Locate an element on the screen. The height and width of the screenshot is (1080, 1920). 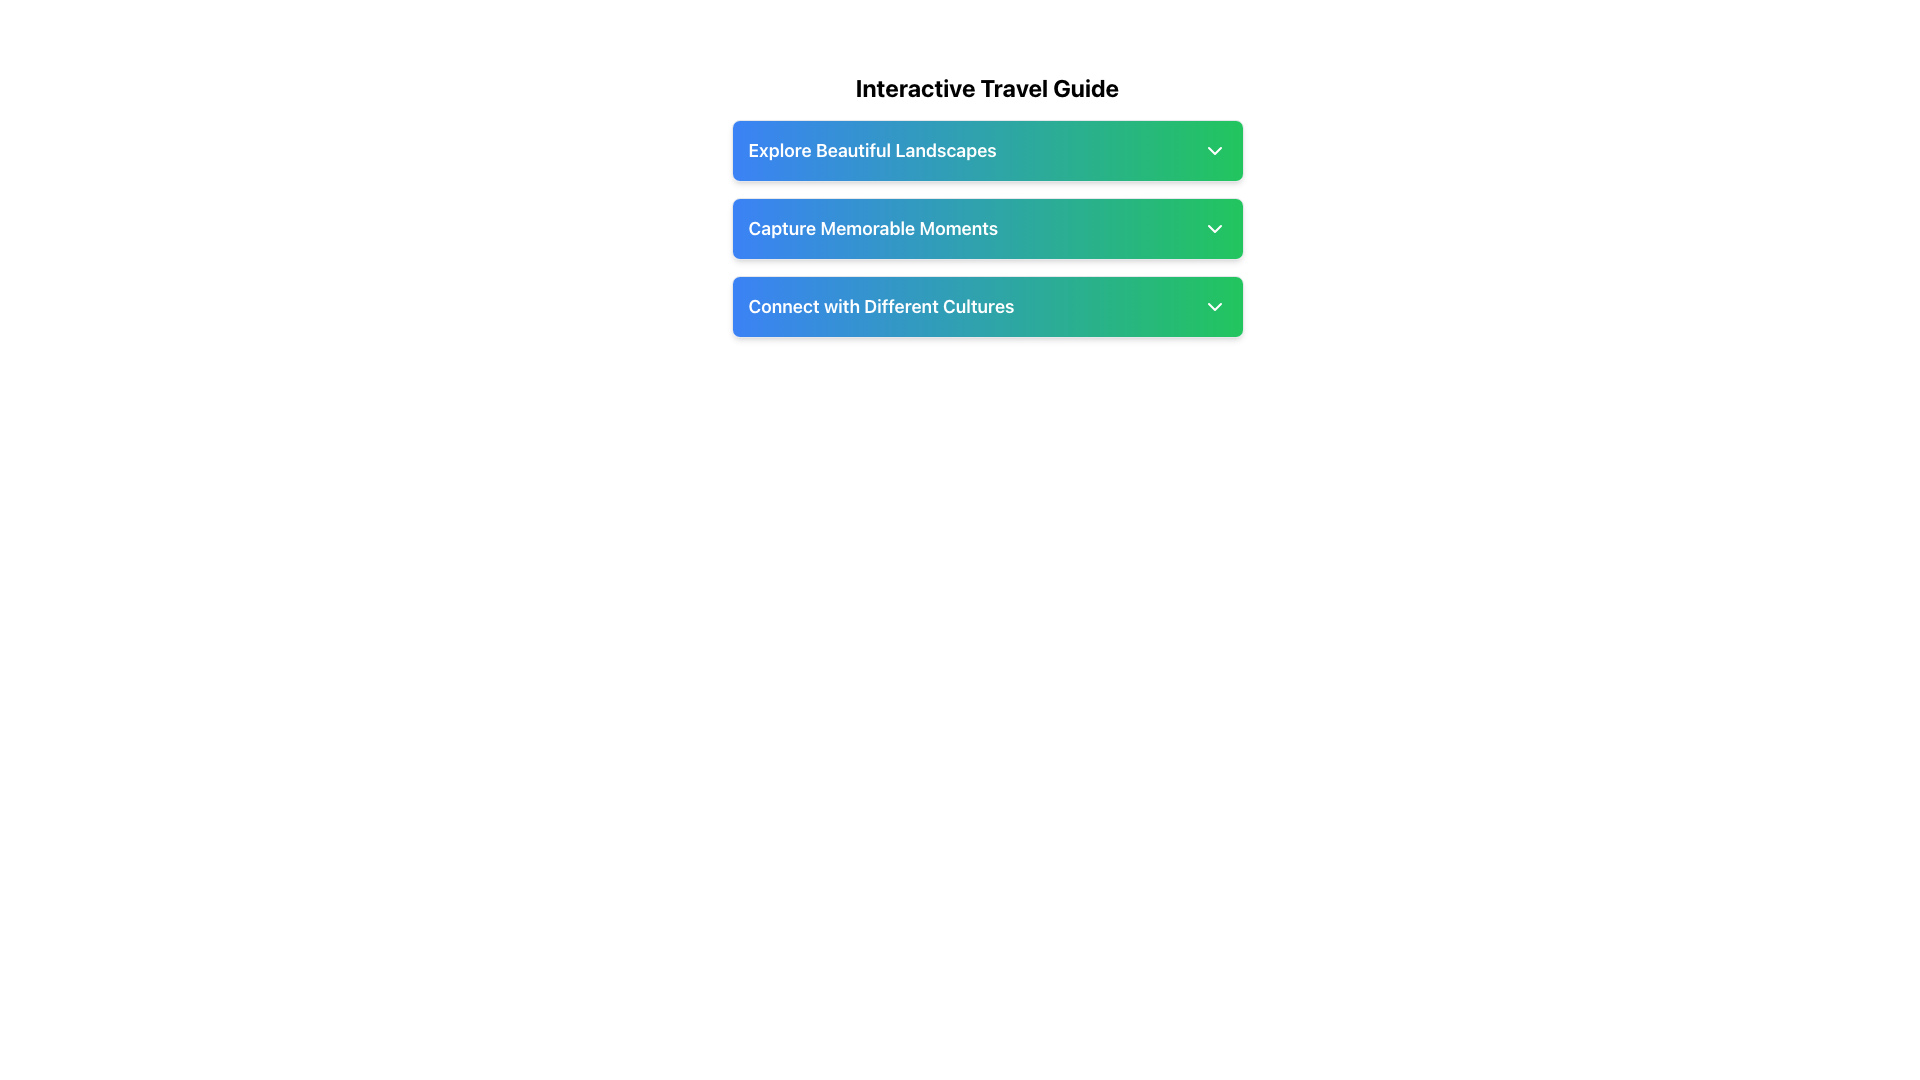
the third chevron-down icon in the bottom-most row of interactive buttons is located at coordinates (1213, 307).